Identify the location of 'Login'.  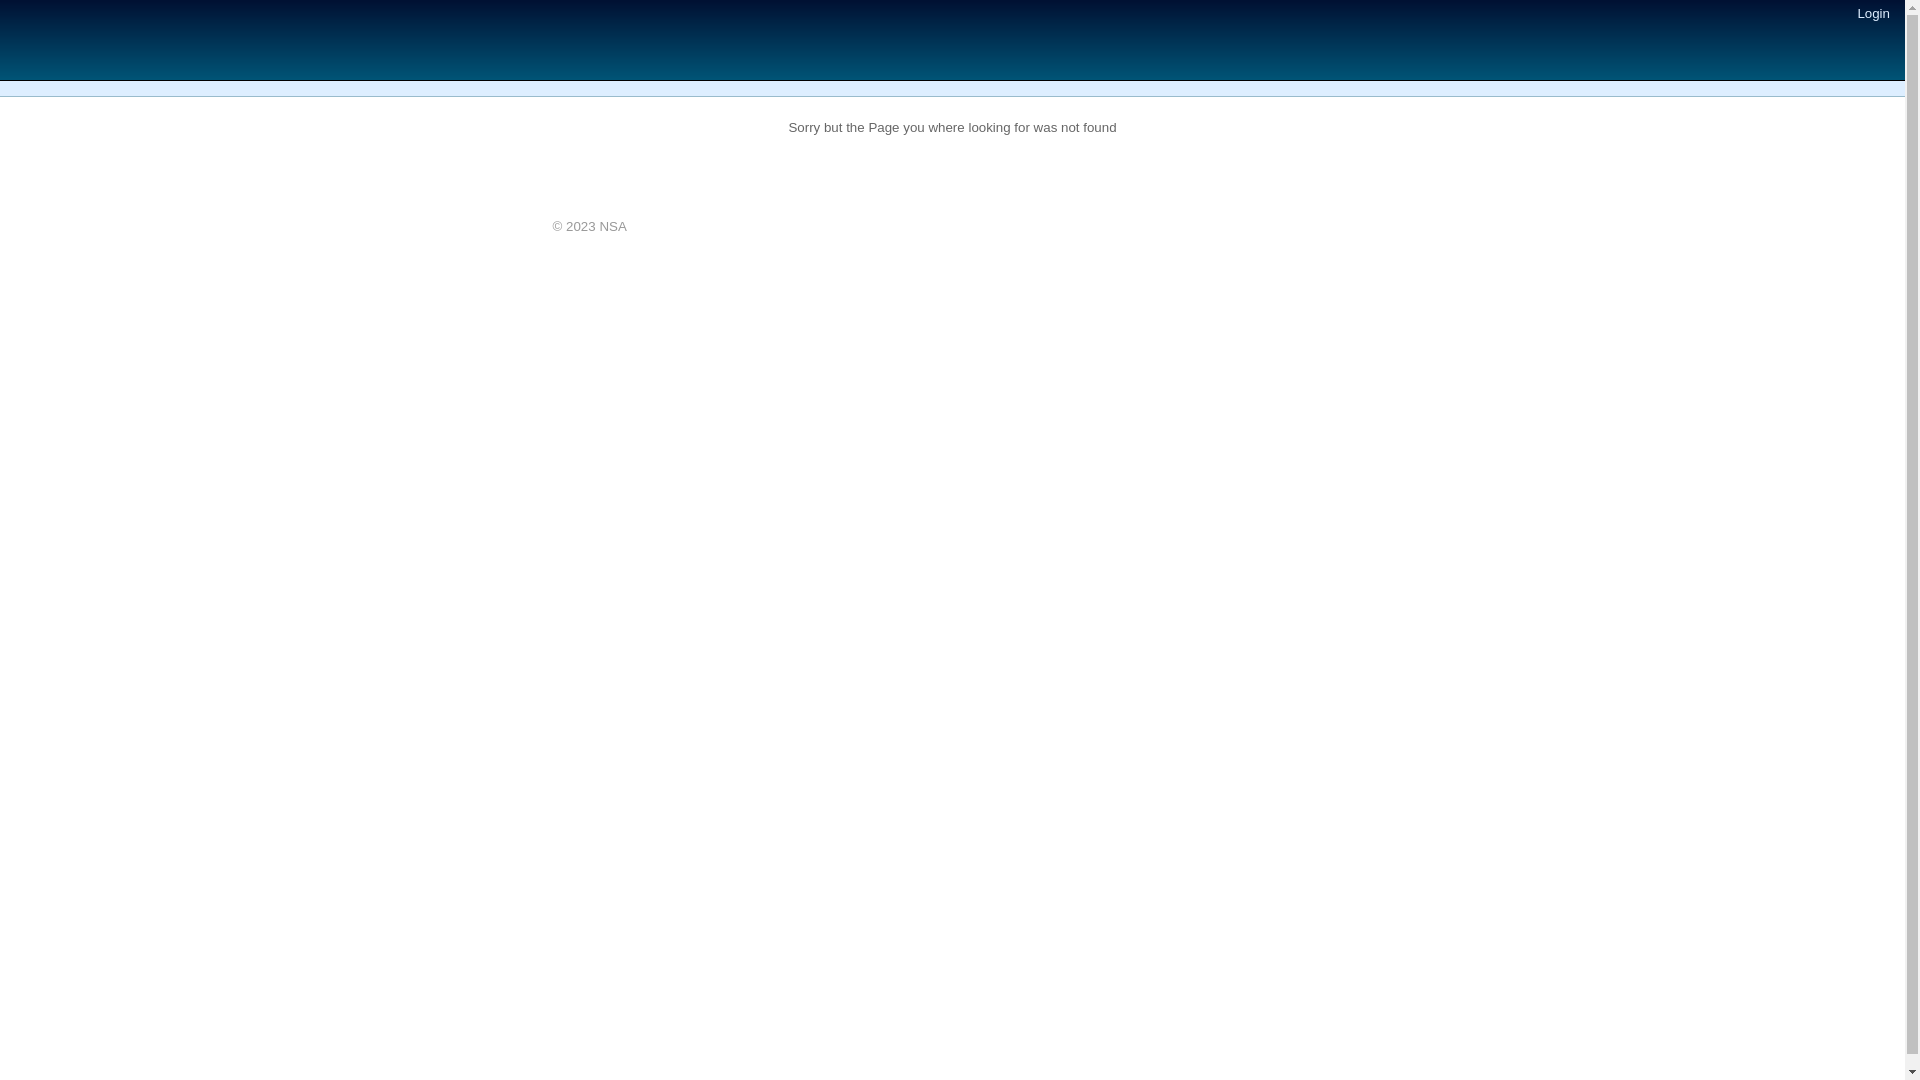
(1872, 13).